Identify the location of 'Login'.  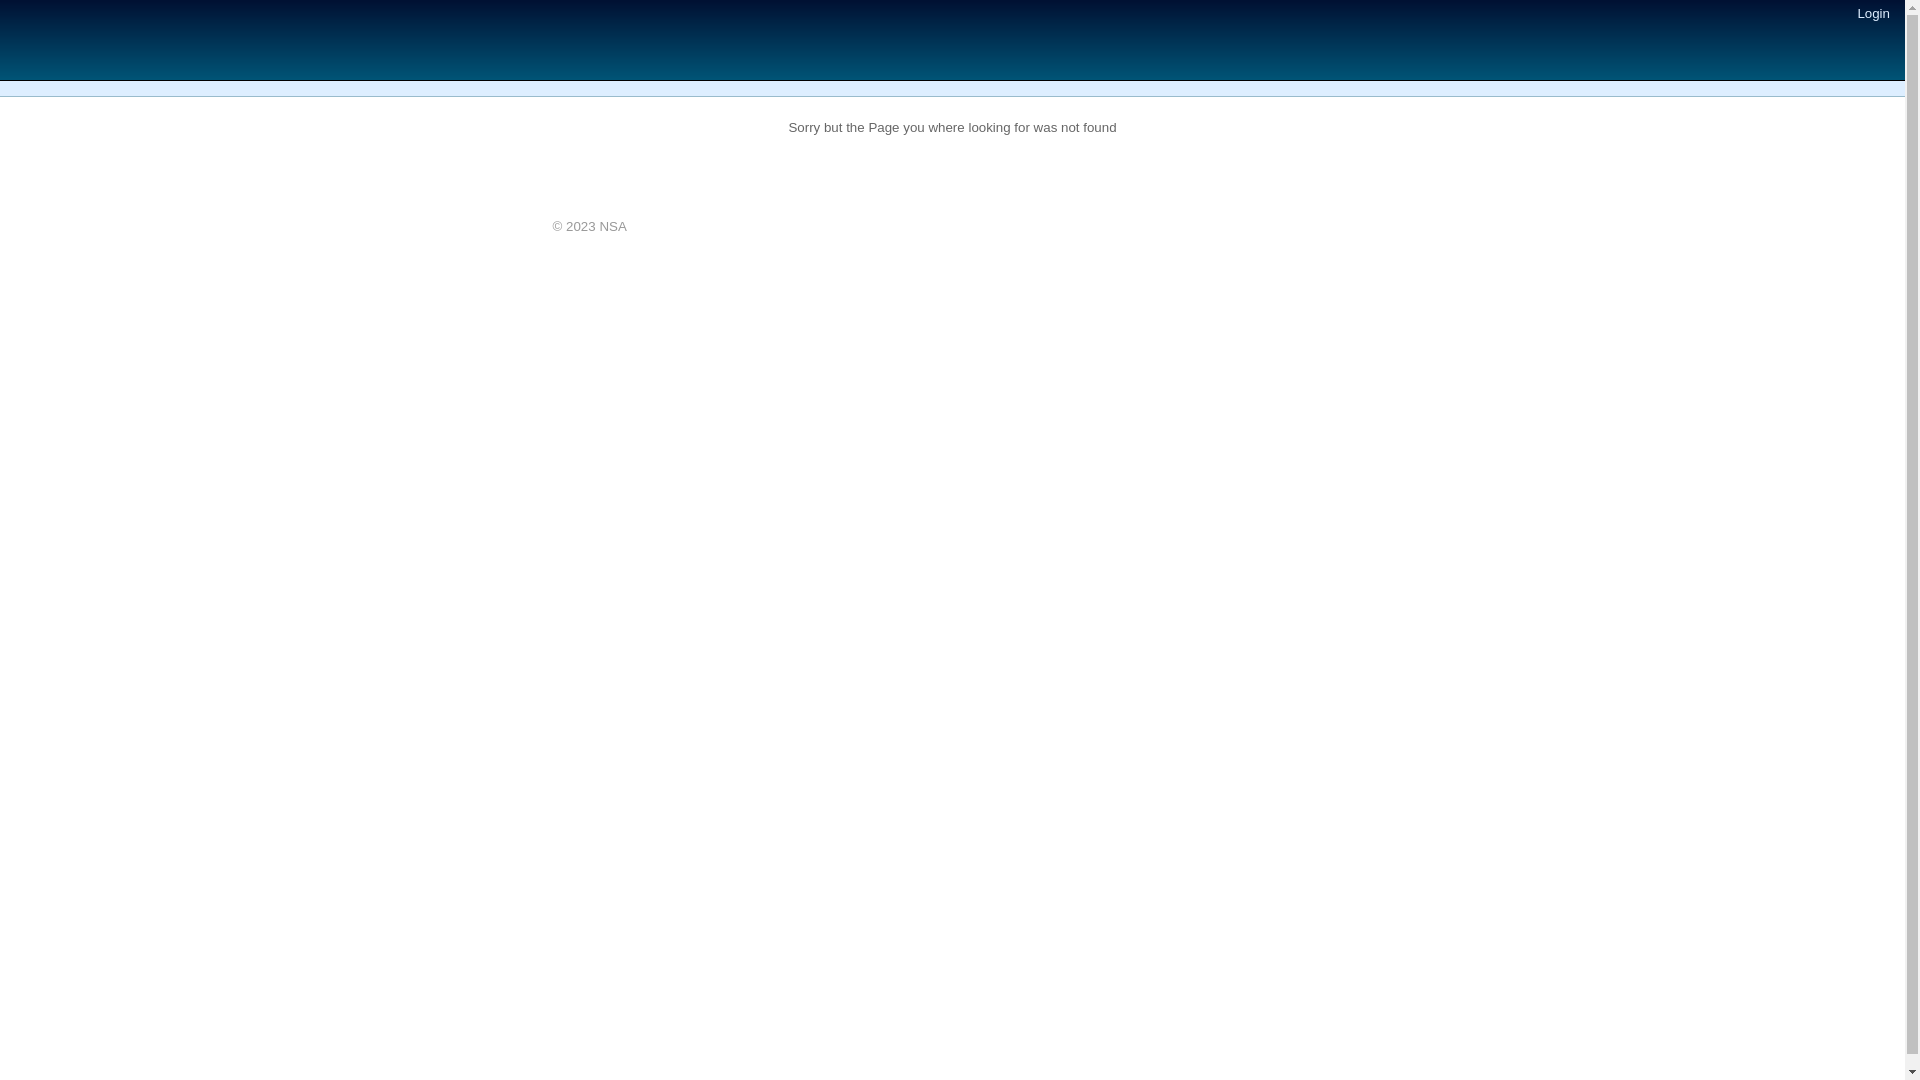
(1872, 13).